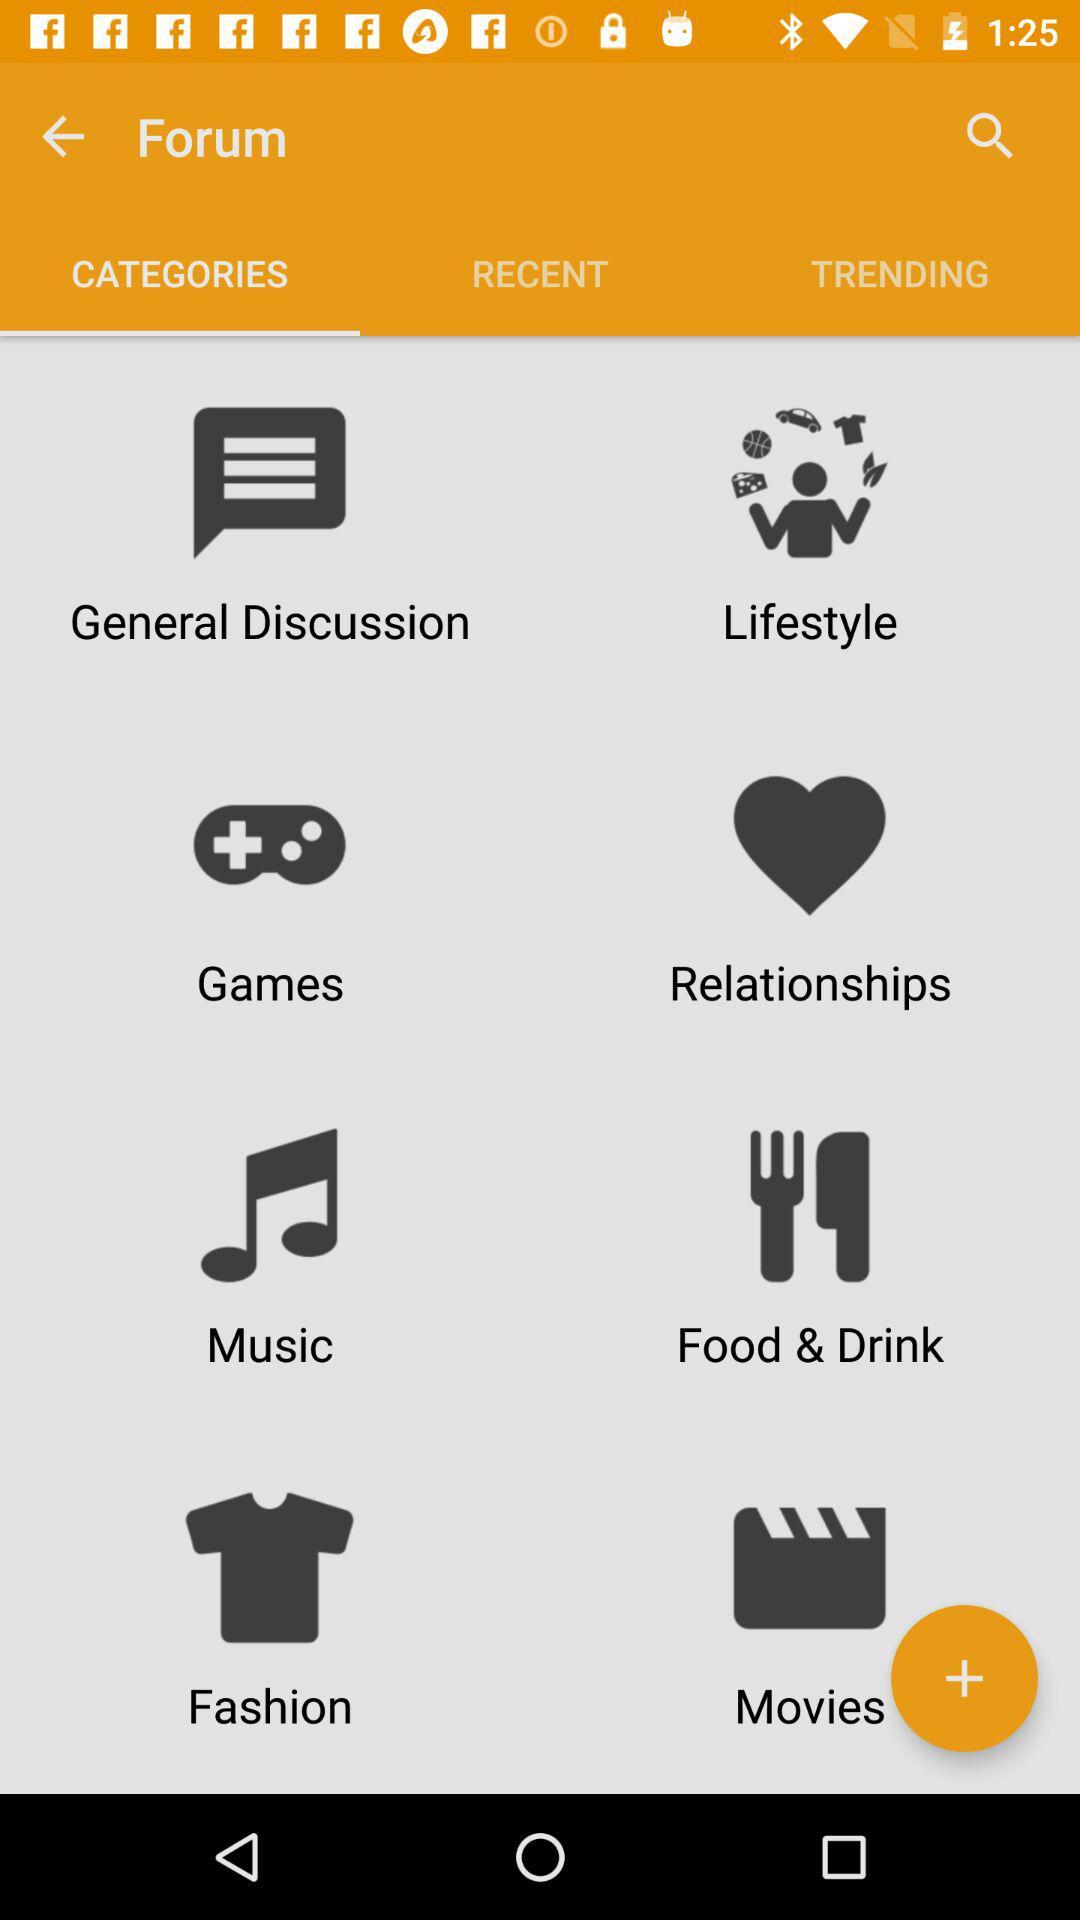 The image size is (1080, 1920). What do you see at coordinates (963, 1678) in the screenshot?
I see `to categories` at bounding box center [963, 1678].